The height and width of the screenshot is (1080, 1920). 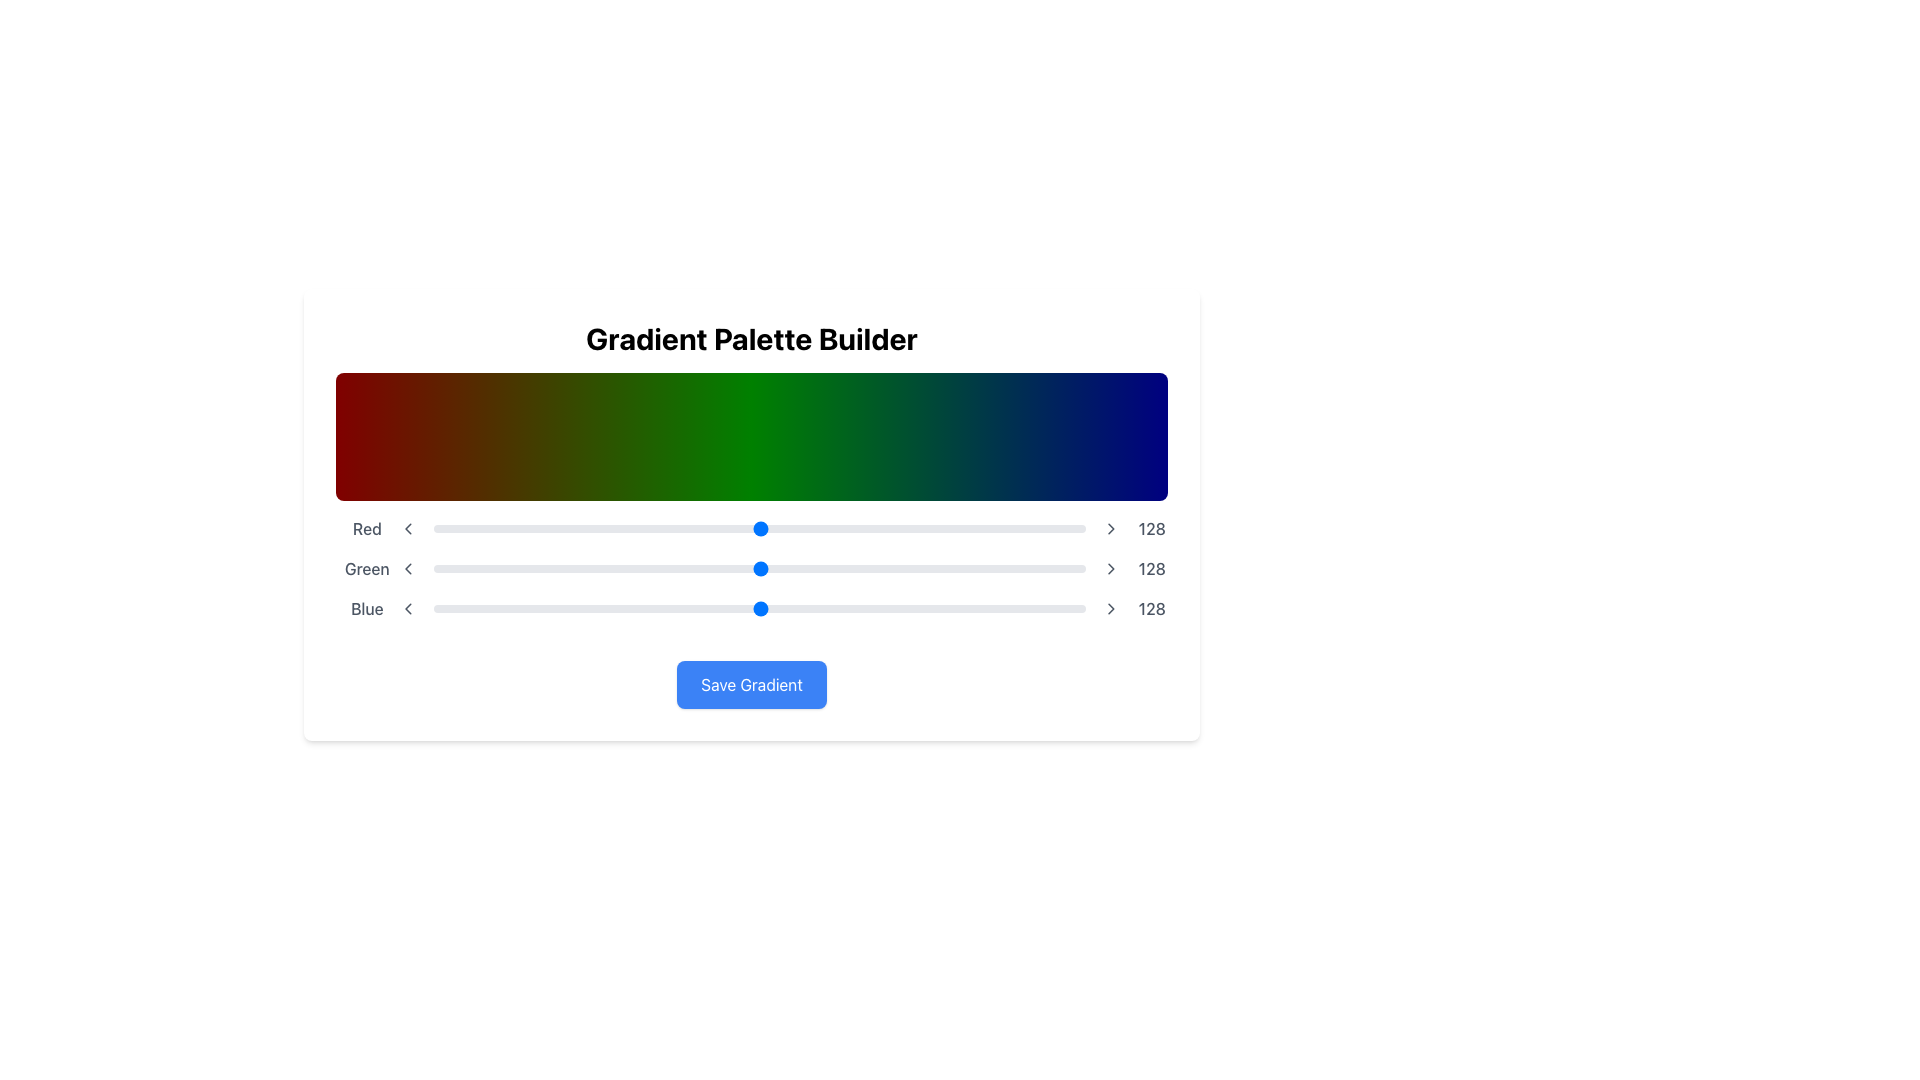 I want to click on the blue color intensity, so click(x=580, y=604).